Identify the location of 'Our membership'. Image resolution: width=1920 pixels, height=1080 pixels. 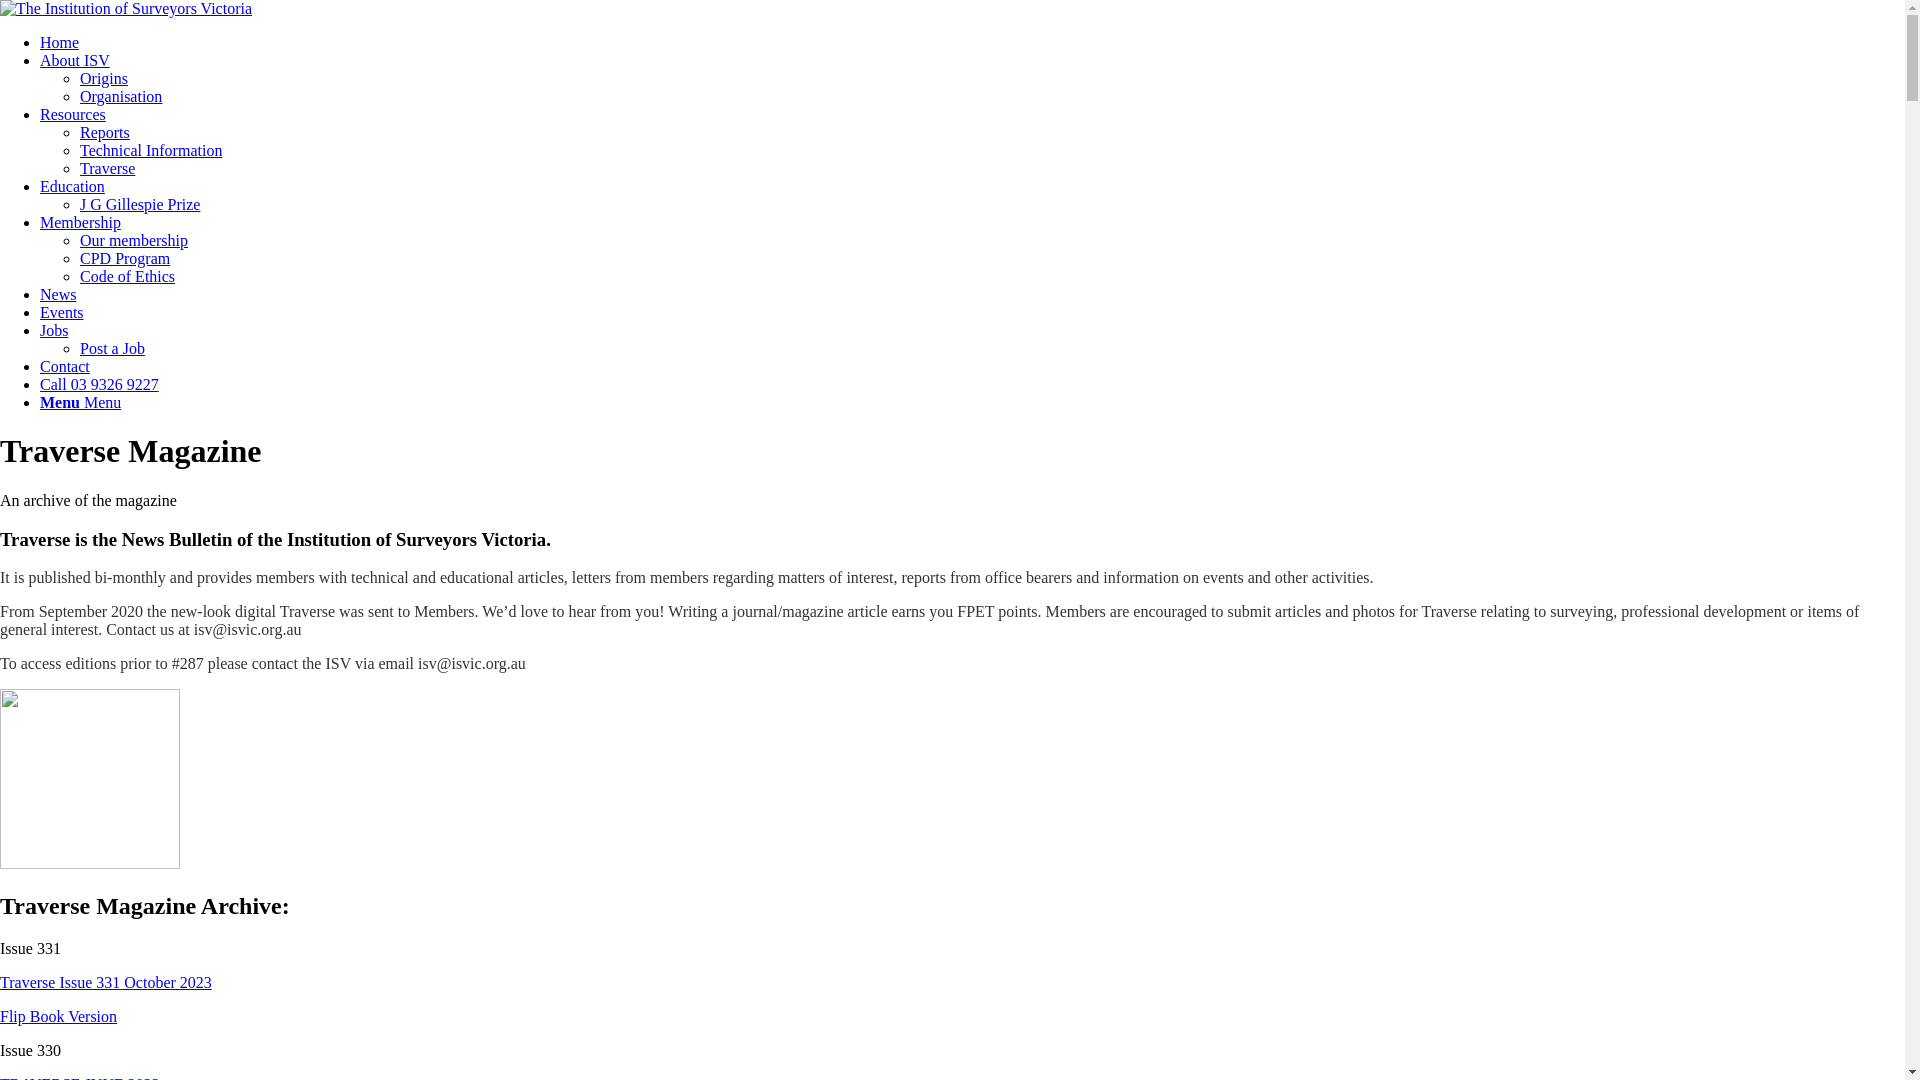
(133, 239).